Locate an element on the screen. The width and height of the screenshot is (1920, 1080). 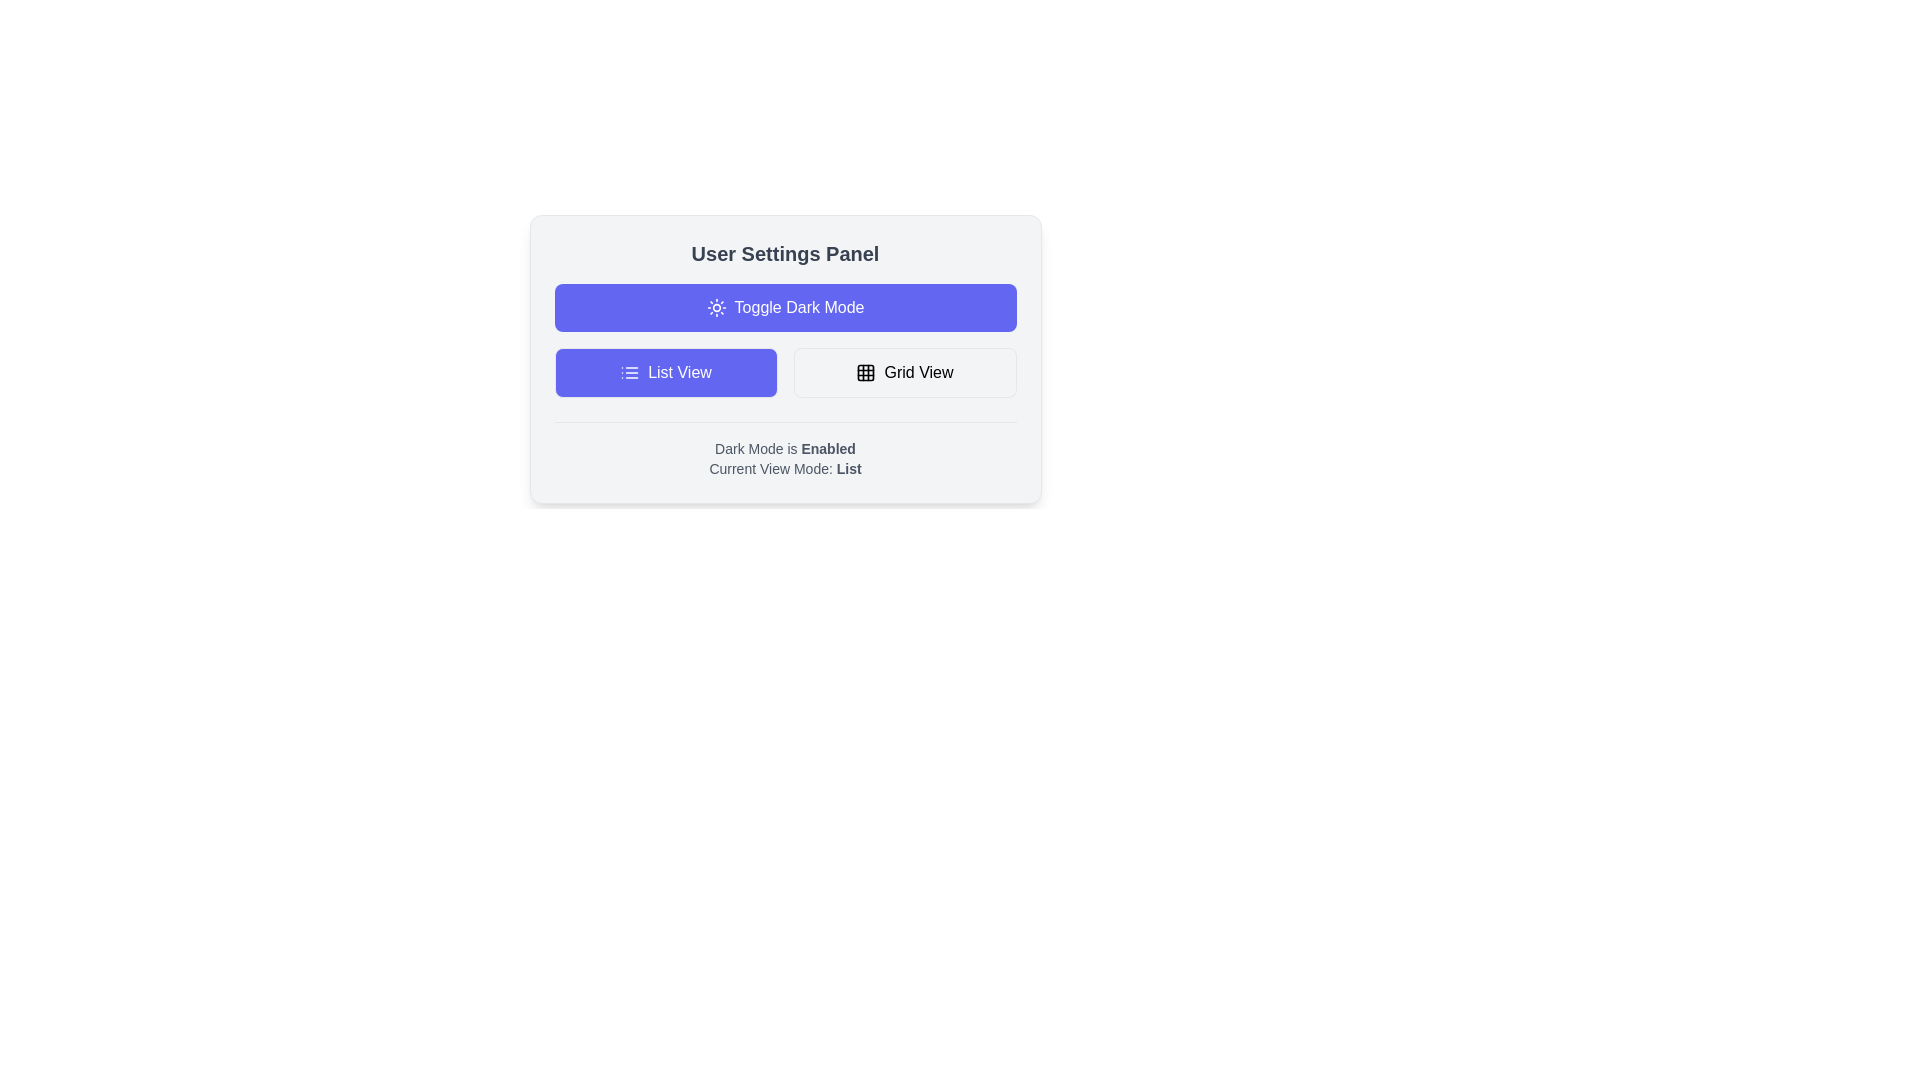
the 'Grid View' icon located to the left of the text 'Grid View' in the settings panel, which enhances user recognition of the button's functionality is located at coordinates (866, 373).